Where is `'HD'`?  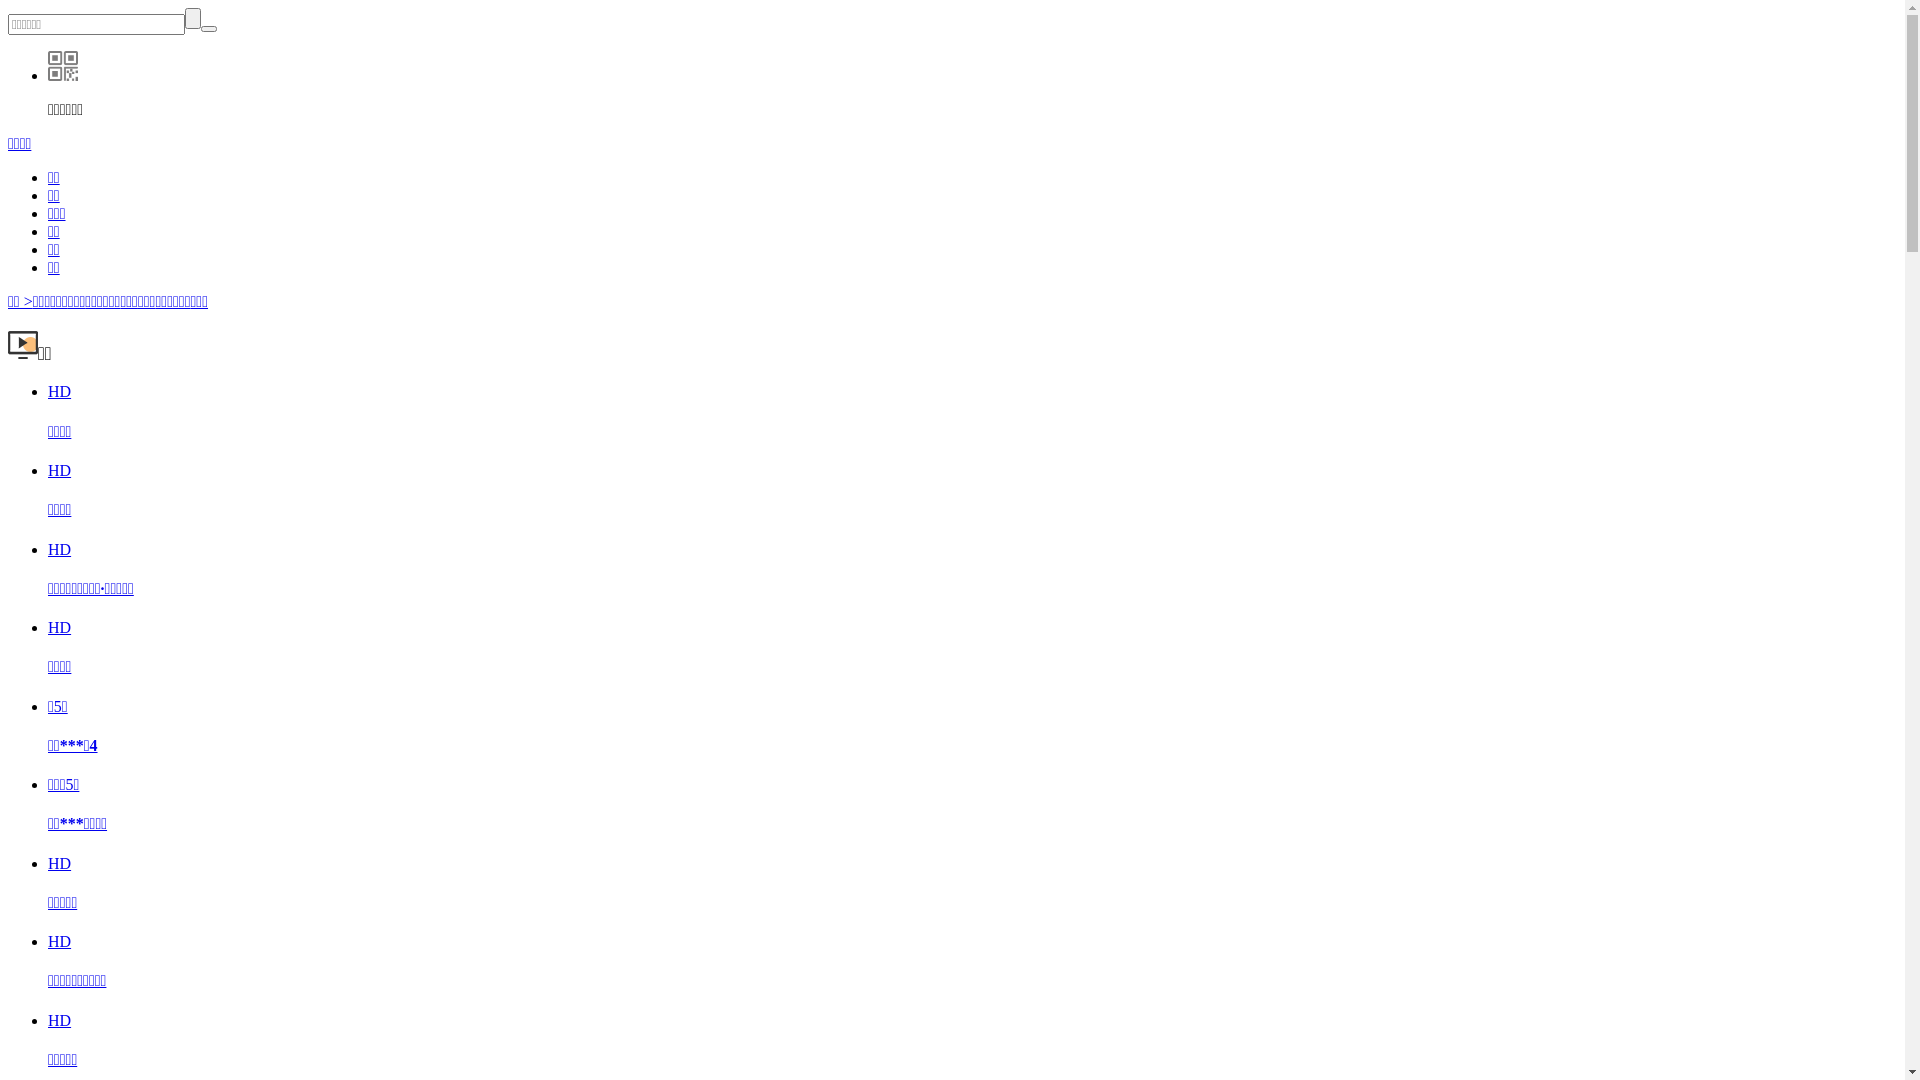
'HD' is located at coordinates (48, 391).